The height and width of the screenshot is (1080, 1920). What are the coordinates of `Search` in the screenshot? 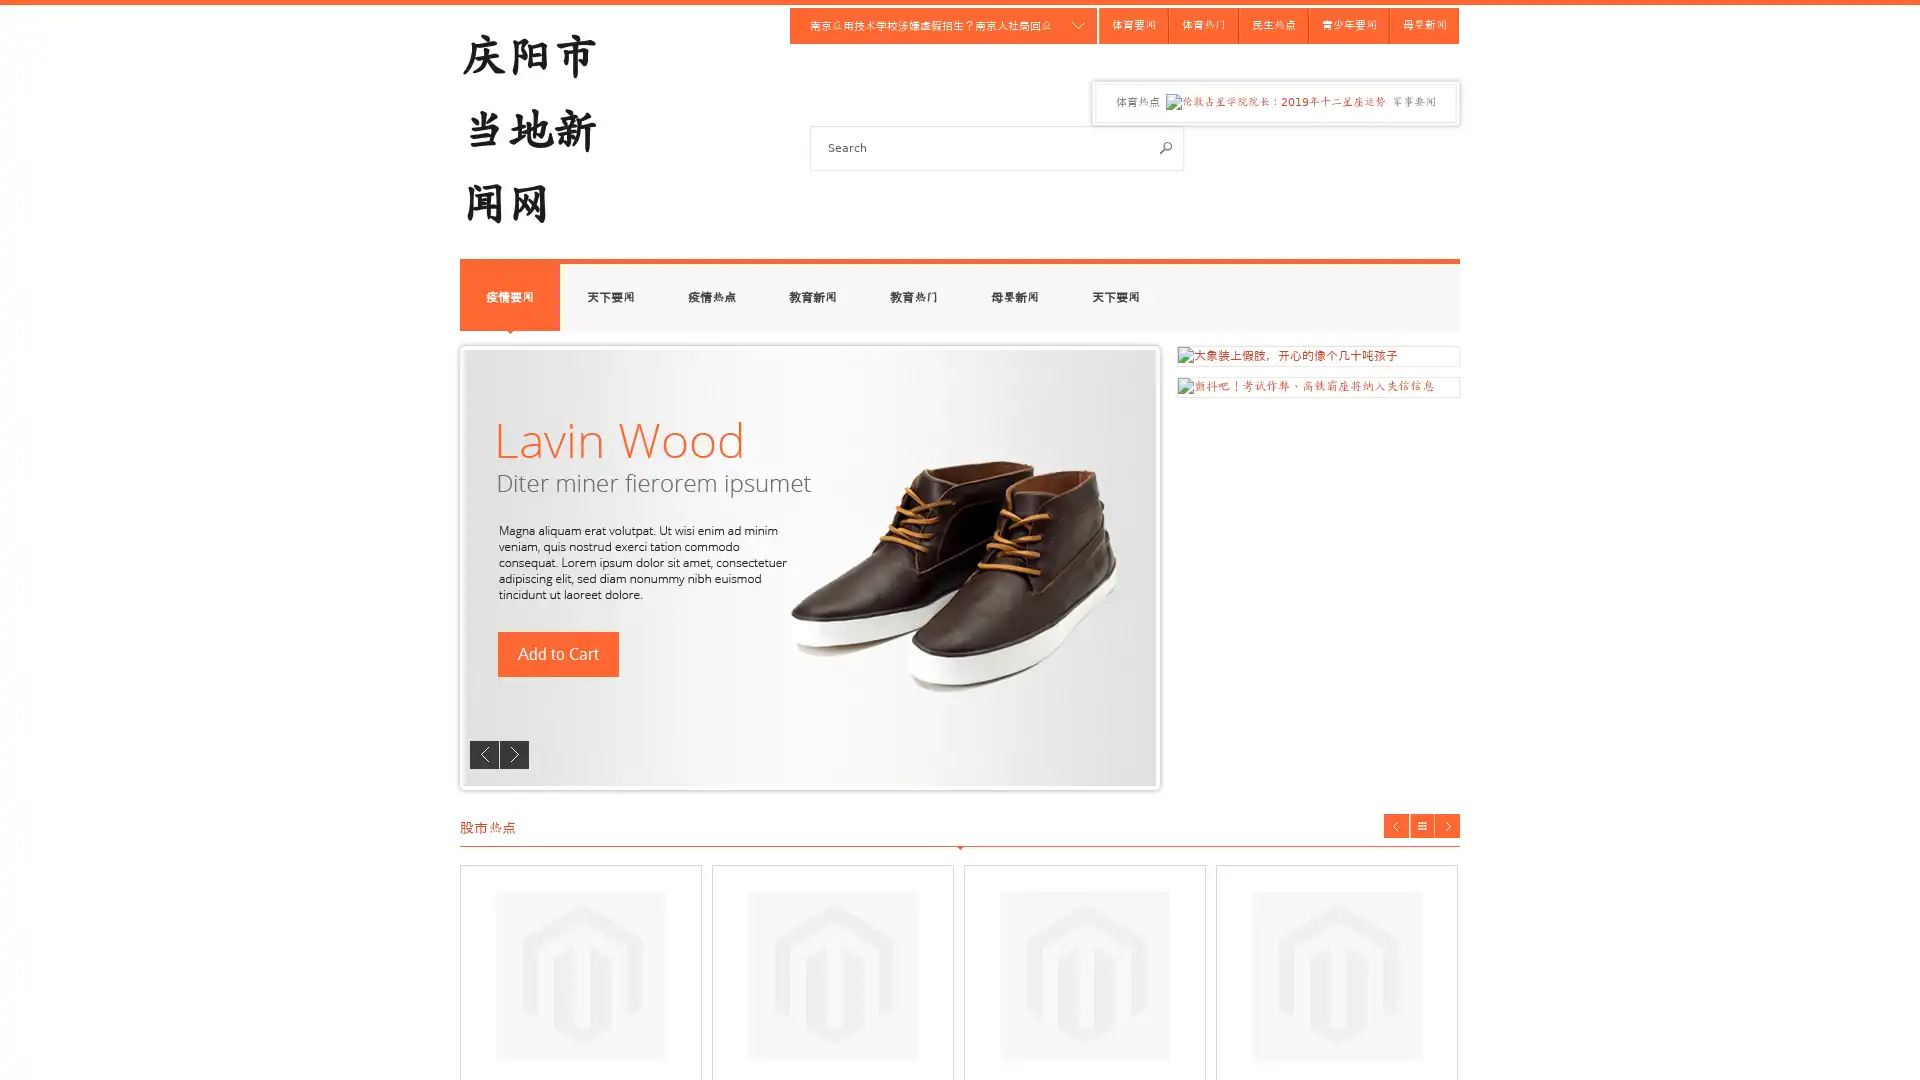 It's located at (1166, 146).